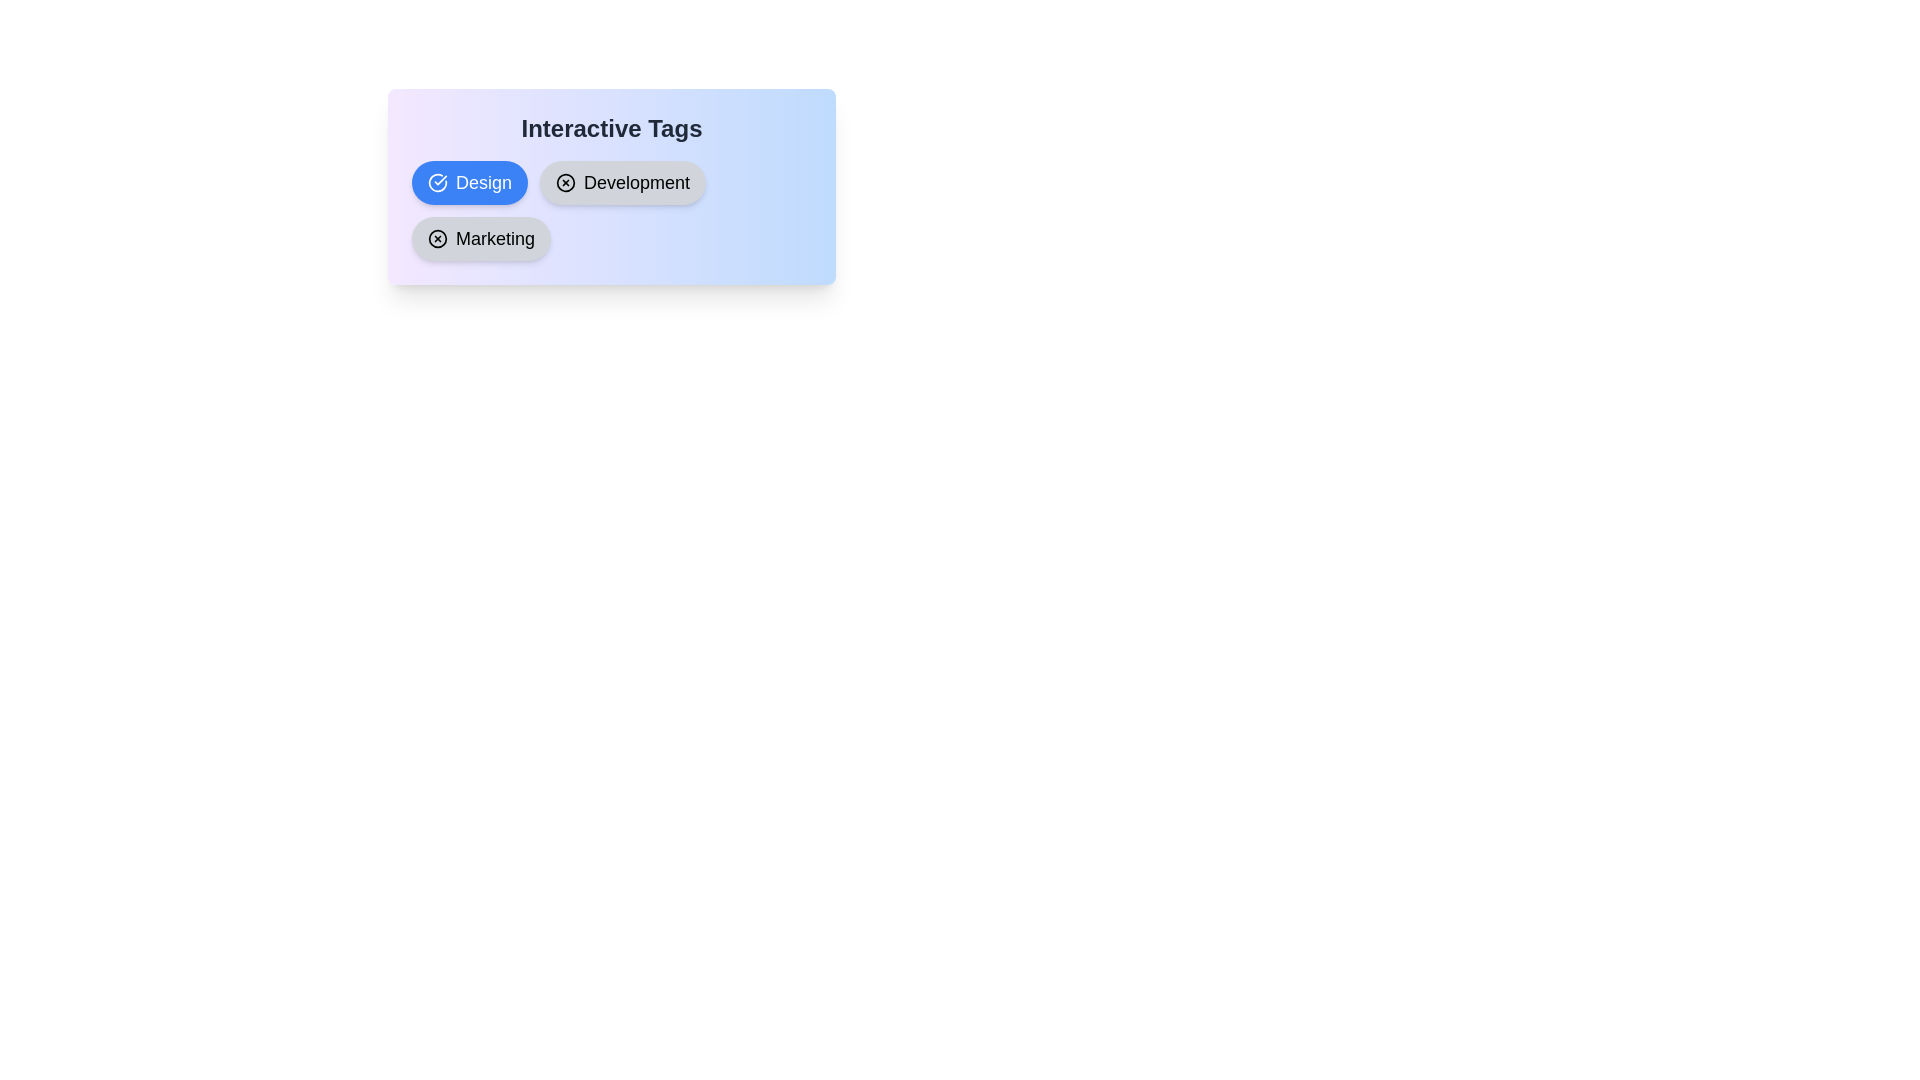  Describe the element at coordinates (622, 182) in the screenshot. I see `the chip labeled 'Development' to observe its hover effect` at that location.